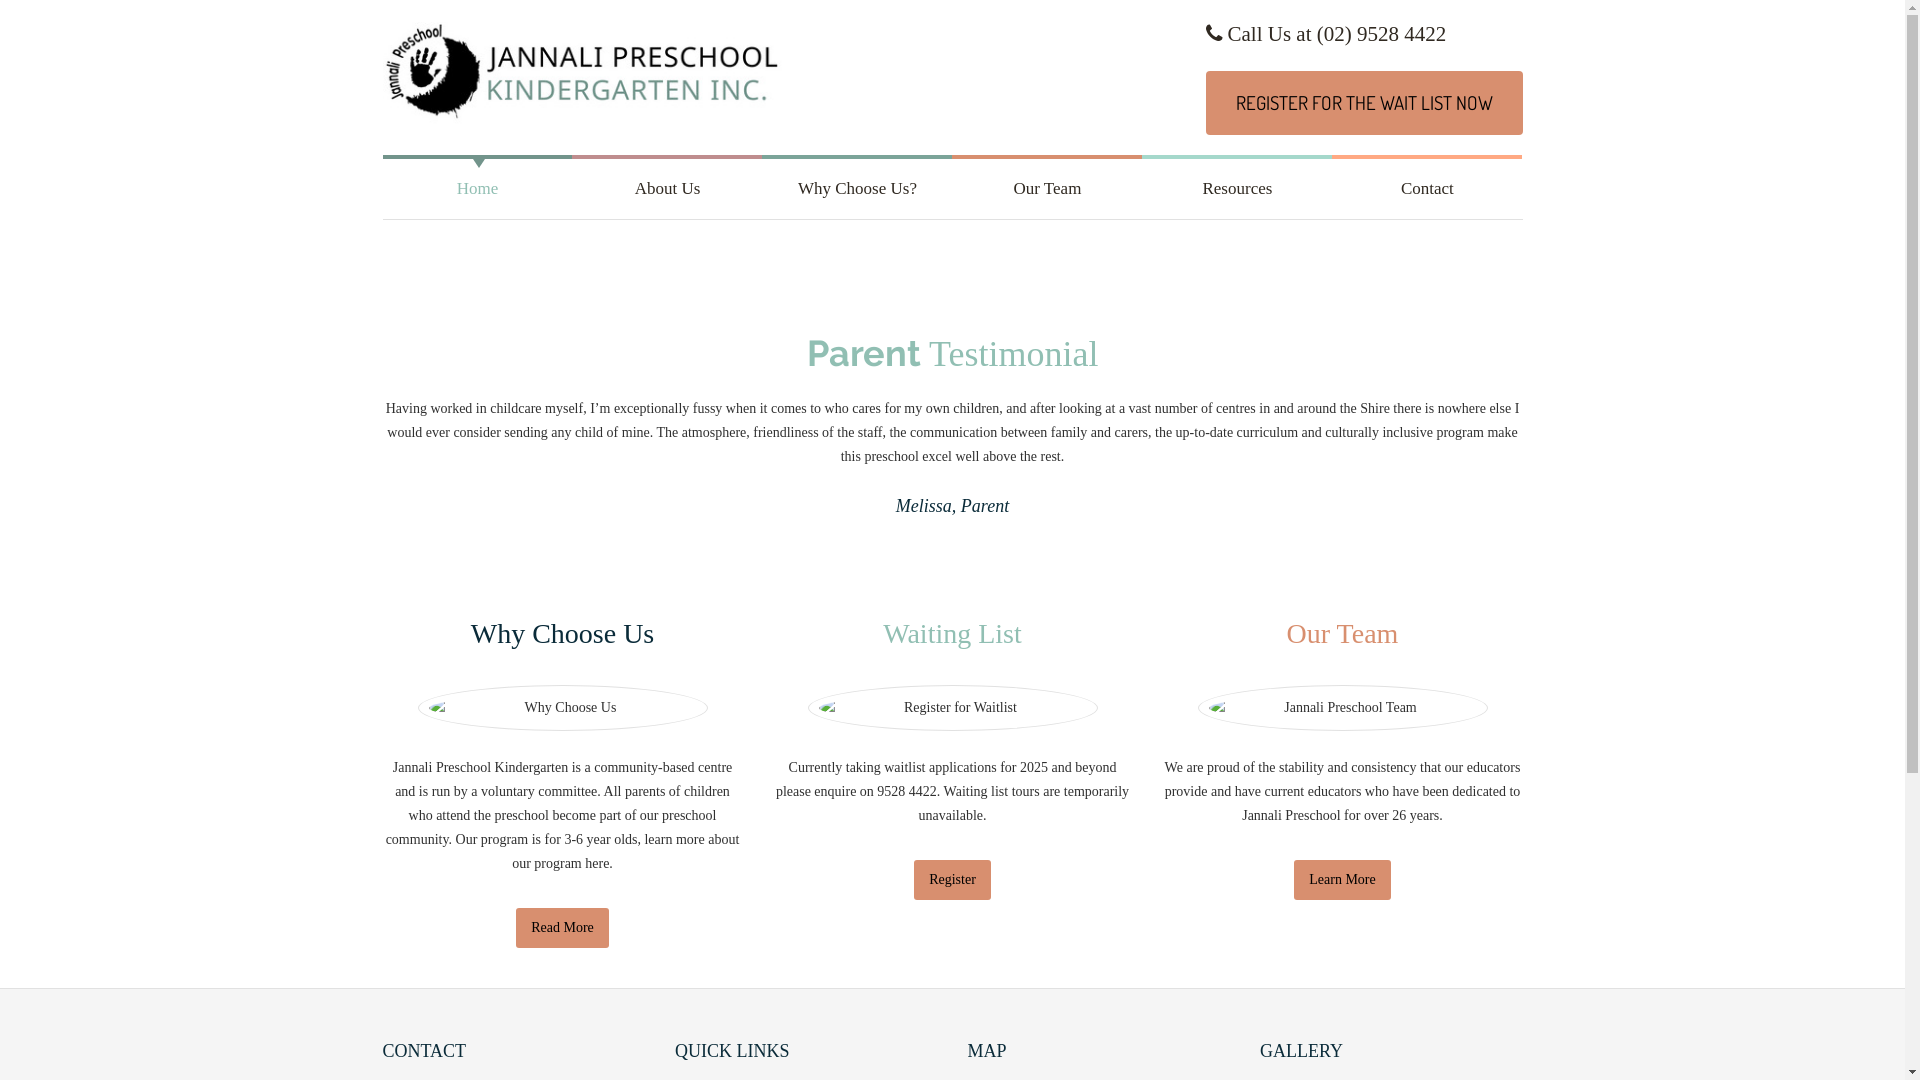 The image size is (1920, 1080). What do you see at coordinates (1326, 34) in the screenshot?
I see `'Call Us at (02) 9528 4422'` at bounding box center [1326, 34].